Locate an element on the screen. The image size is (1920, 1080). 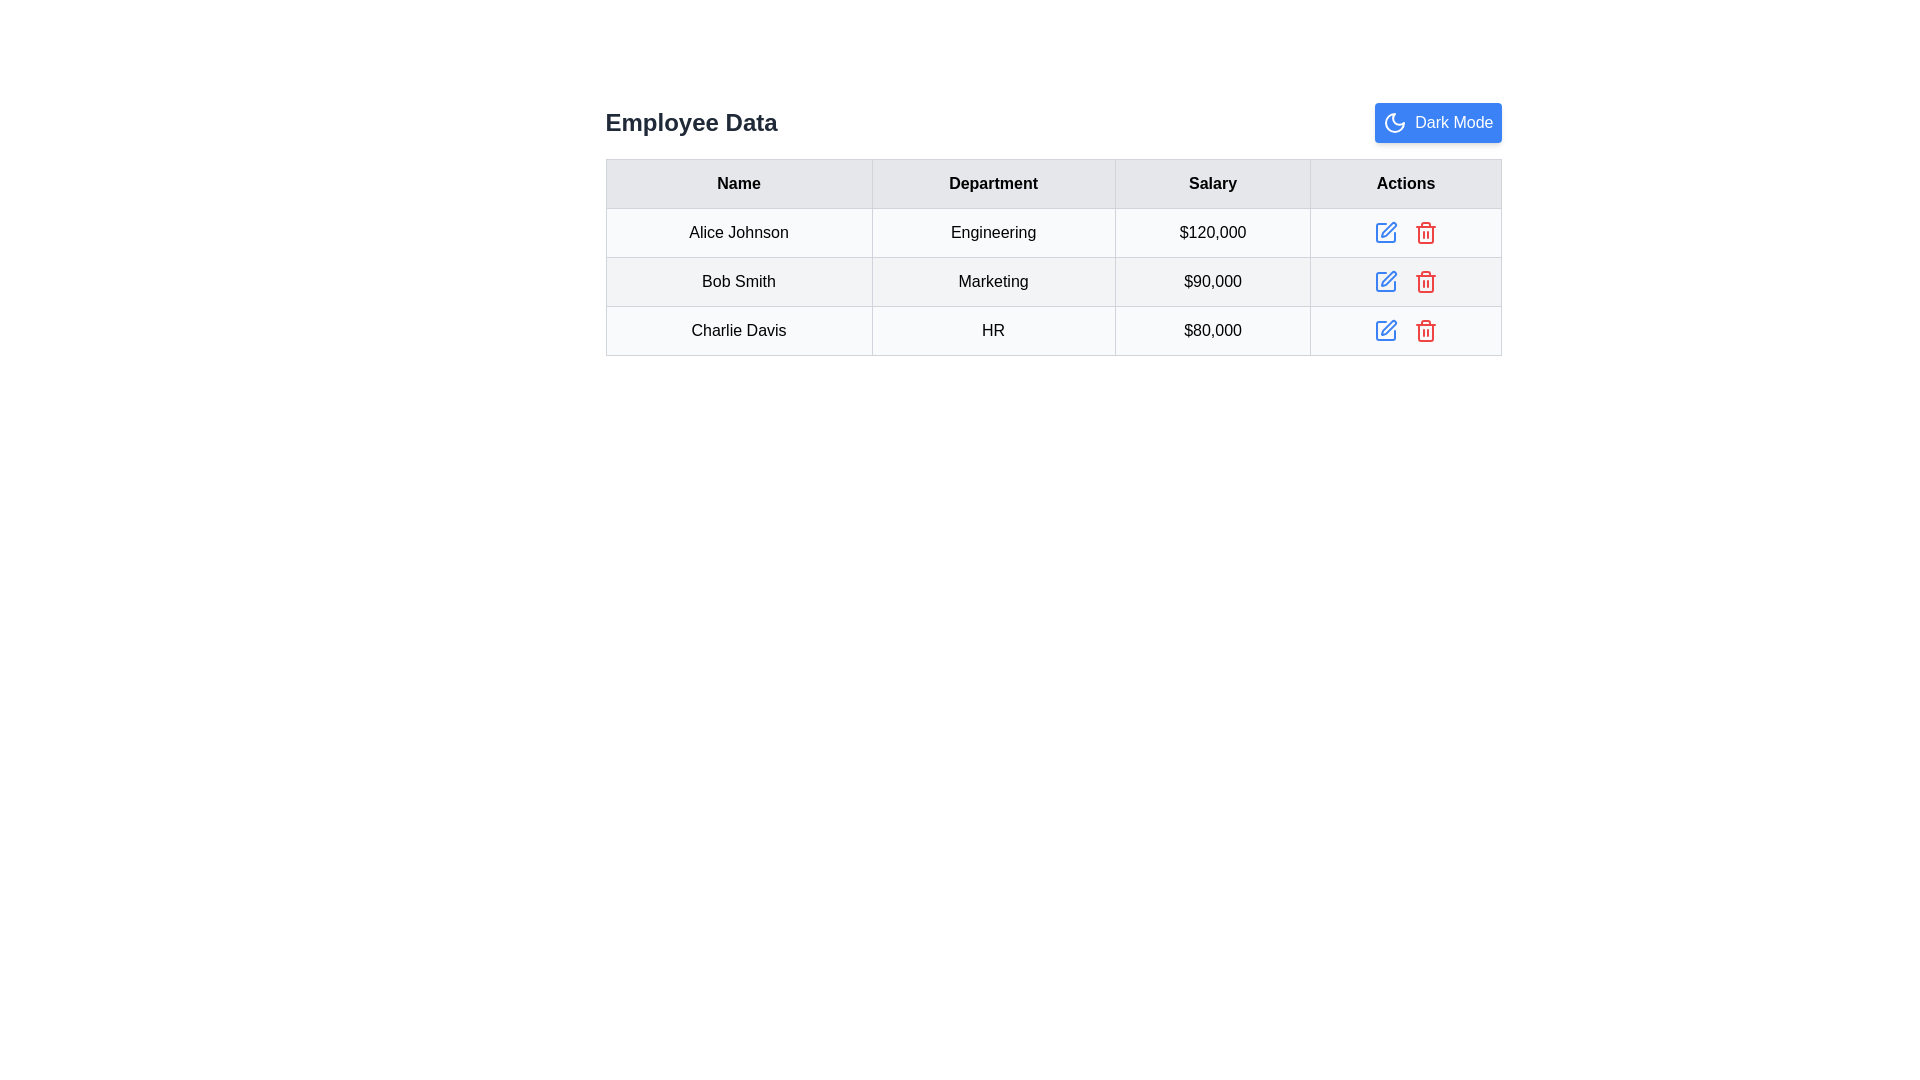
text '$80,000' from the table cell that is the third cell in the row for 'Charlie Davis' is located at coordinates (1212, 330).